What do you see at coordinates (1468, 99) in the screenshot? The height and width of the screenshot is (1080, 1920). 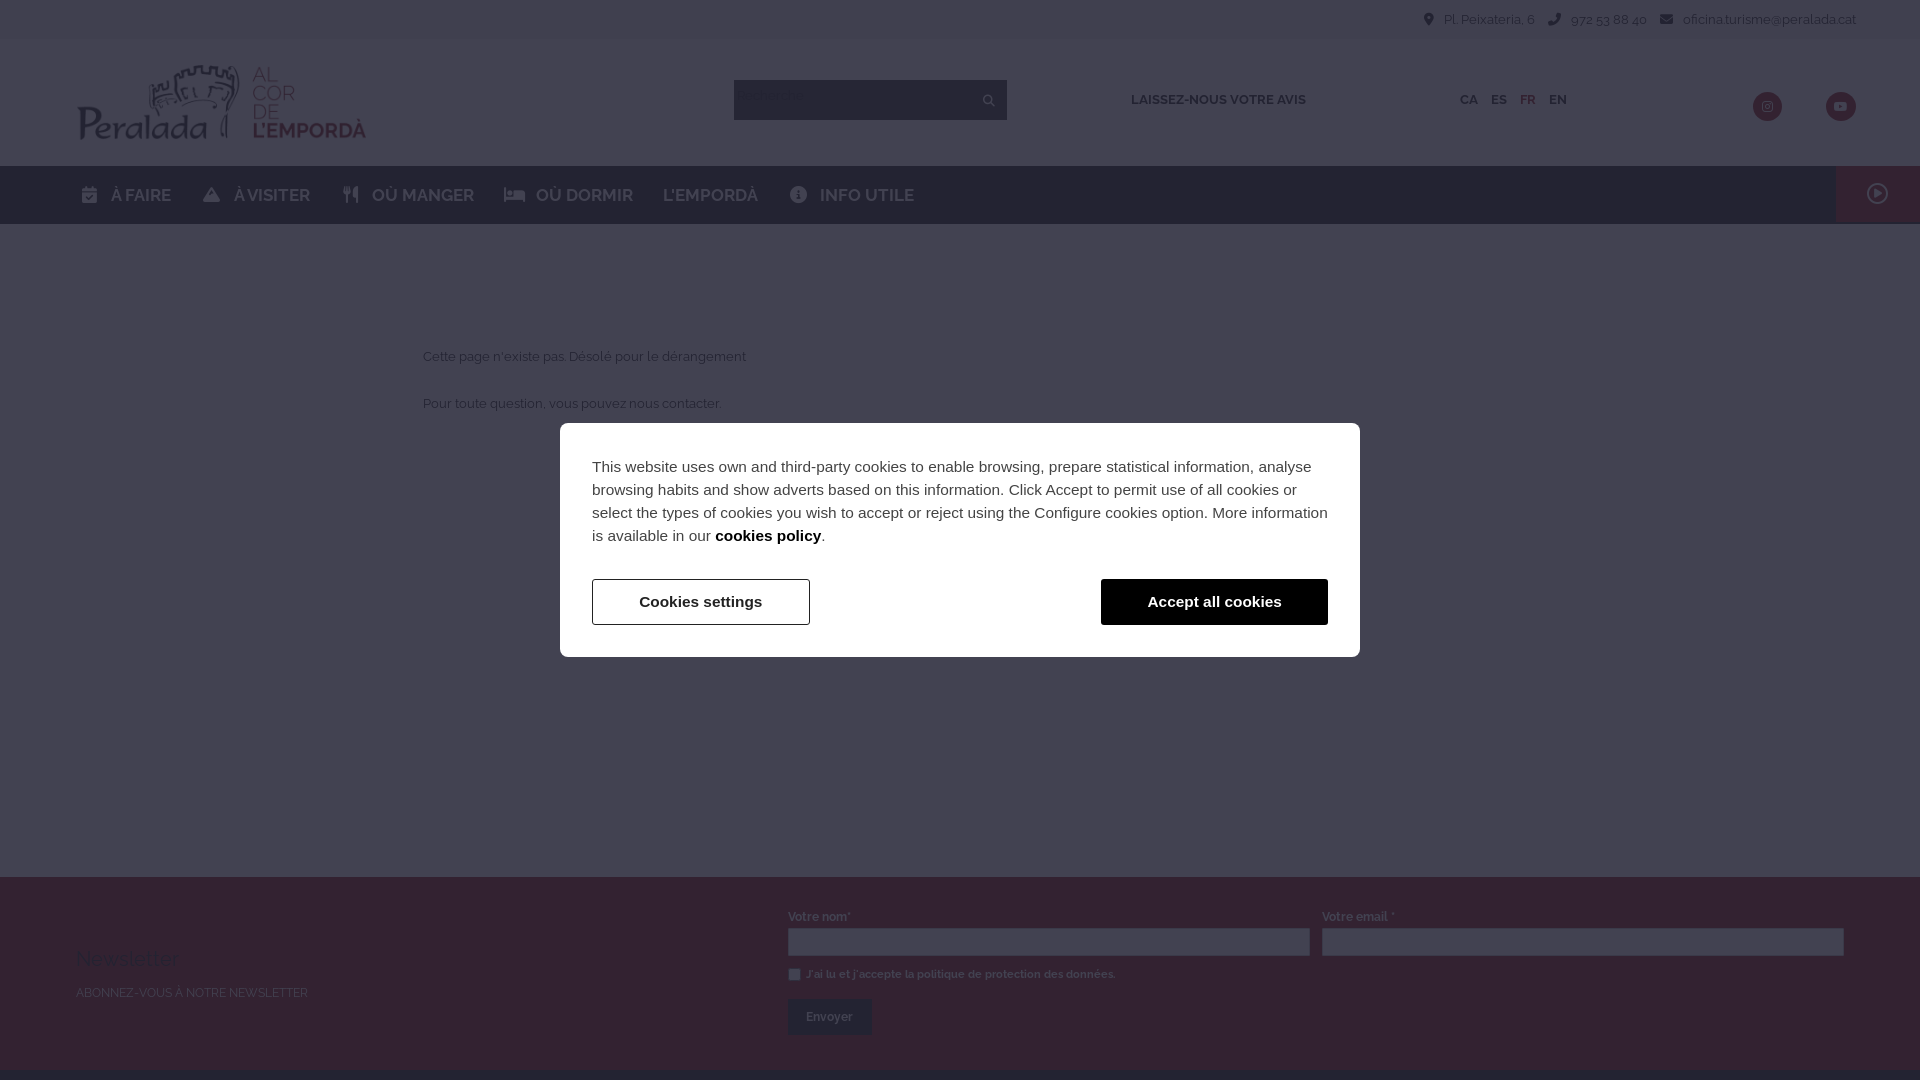 I see `'CA'` at bounding box center [1468, 99].